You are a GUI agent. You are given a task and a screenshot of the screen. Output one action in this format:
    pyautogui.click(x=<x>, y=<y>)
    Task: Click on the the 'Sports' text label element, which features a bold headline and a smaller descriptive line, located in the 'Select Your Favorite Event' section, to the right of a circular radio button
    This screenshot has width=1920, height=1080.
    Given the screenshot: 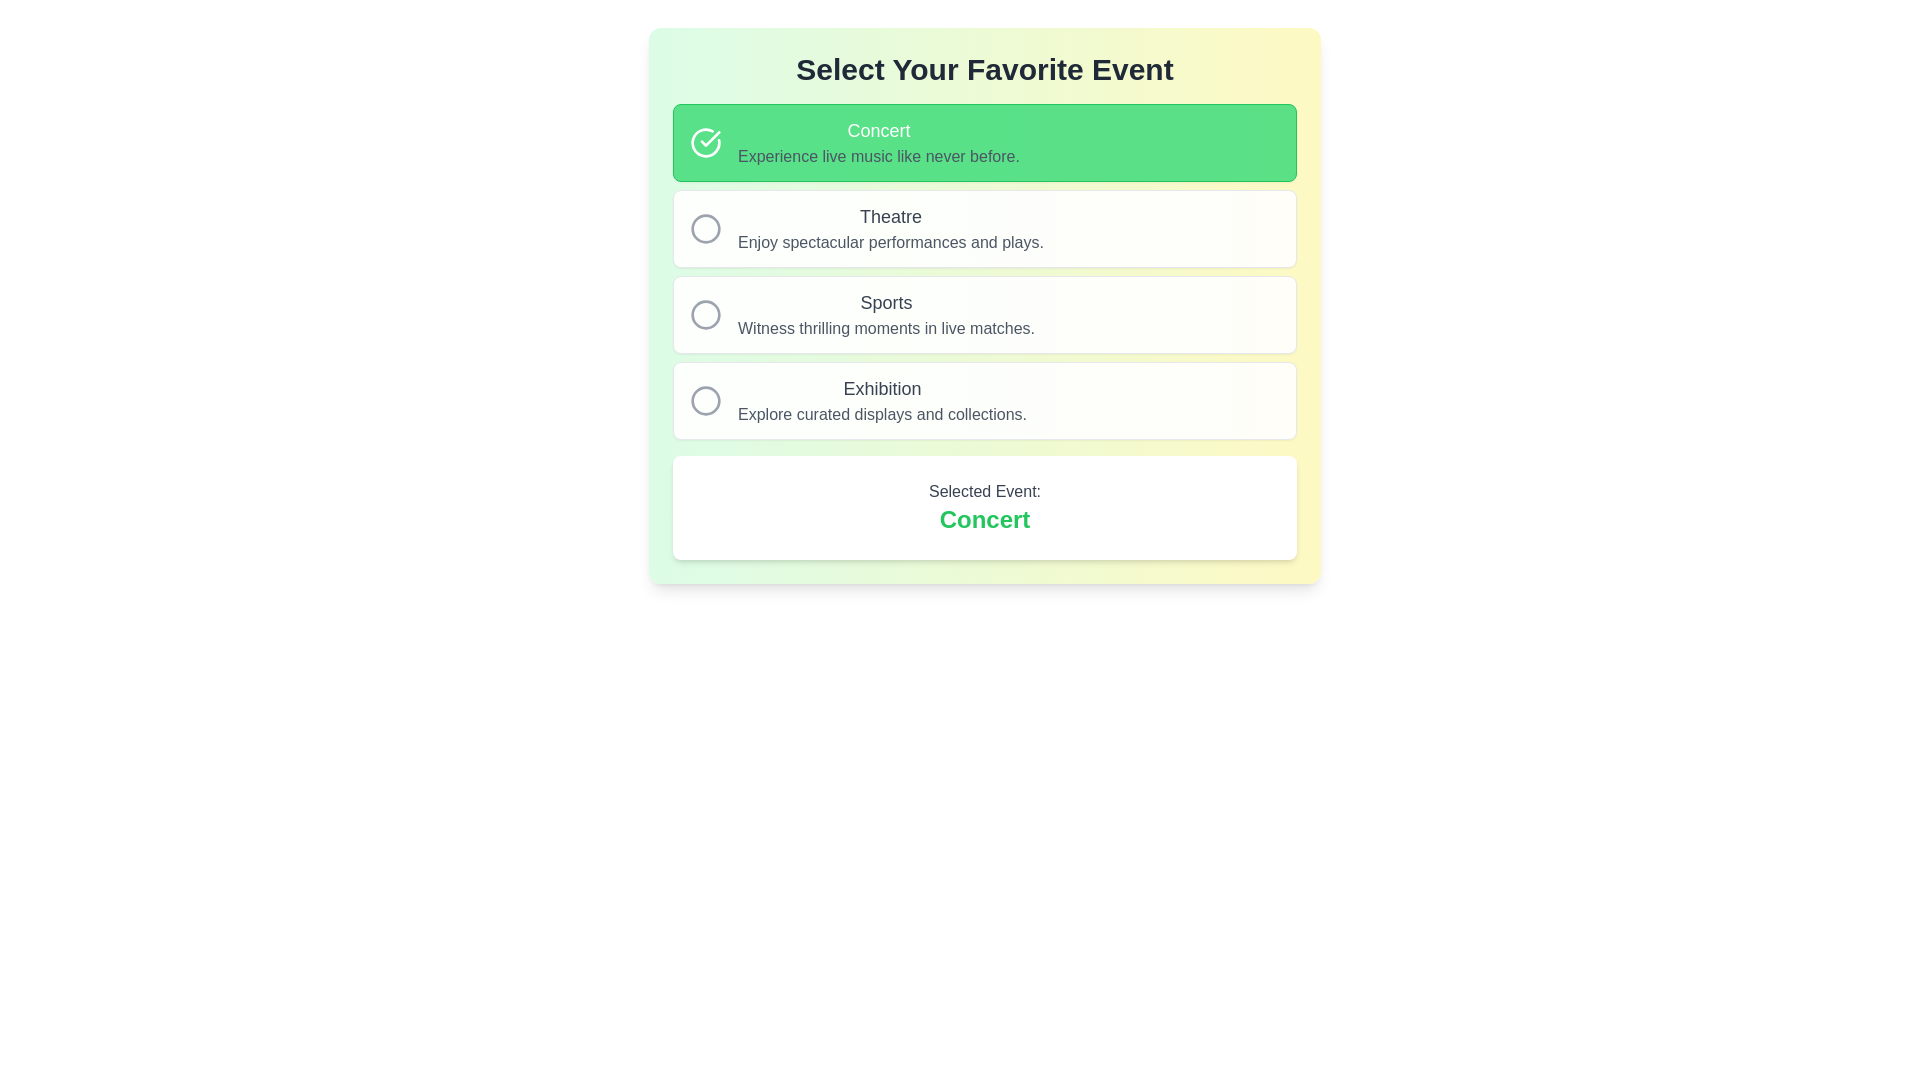 What is the action you would take?
    pyautogui.click(x=885, y=315)
    